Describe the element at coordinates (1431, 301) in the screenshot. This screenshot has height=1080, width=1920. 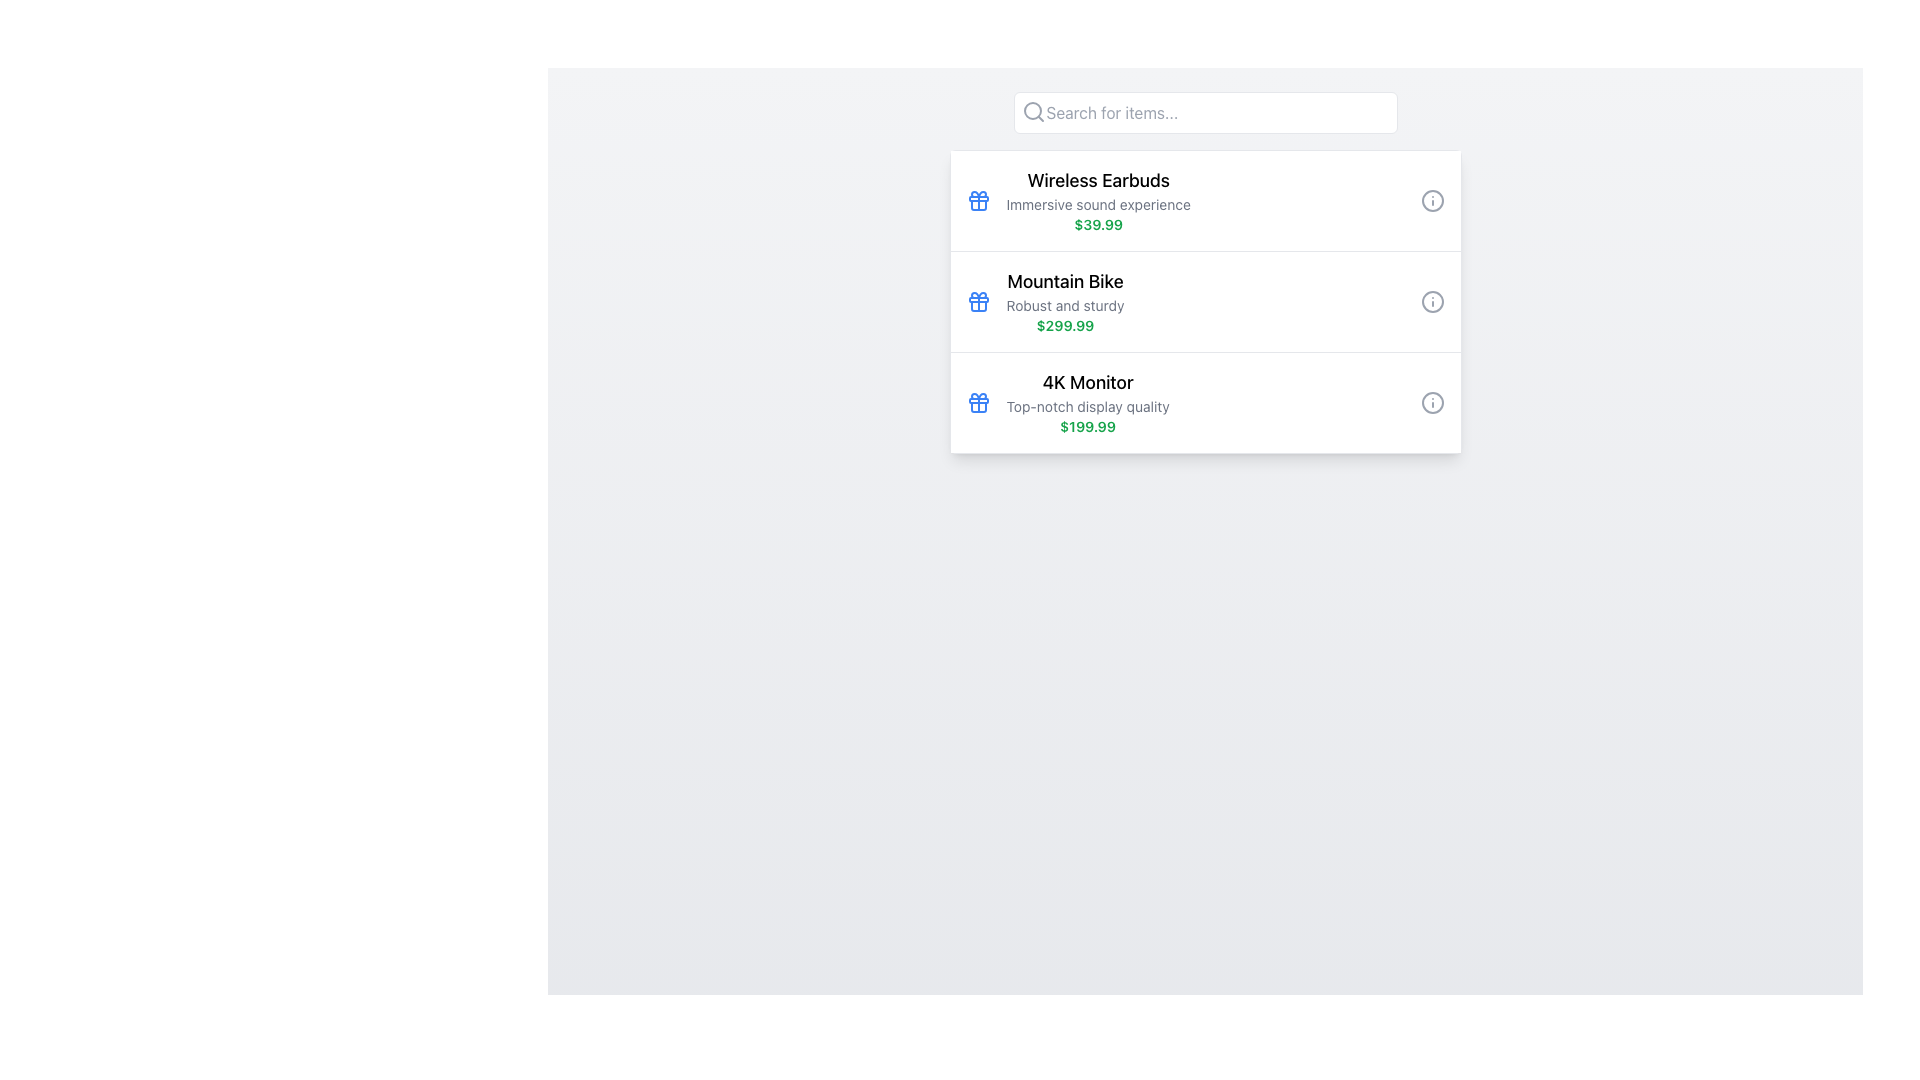
I see `the circular information icon with a light gray outline located at the far right of the 'Mountain Bike' product card` at that location.